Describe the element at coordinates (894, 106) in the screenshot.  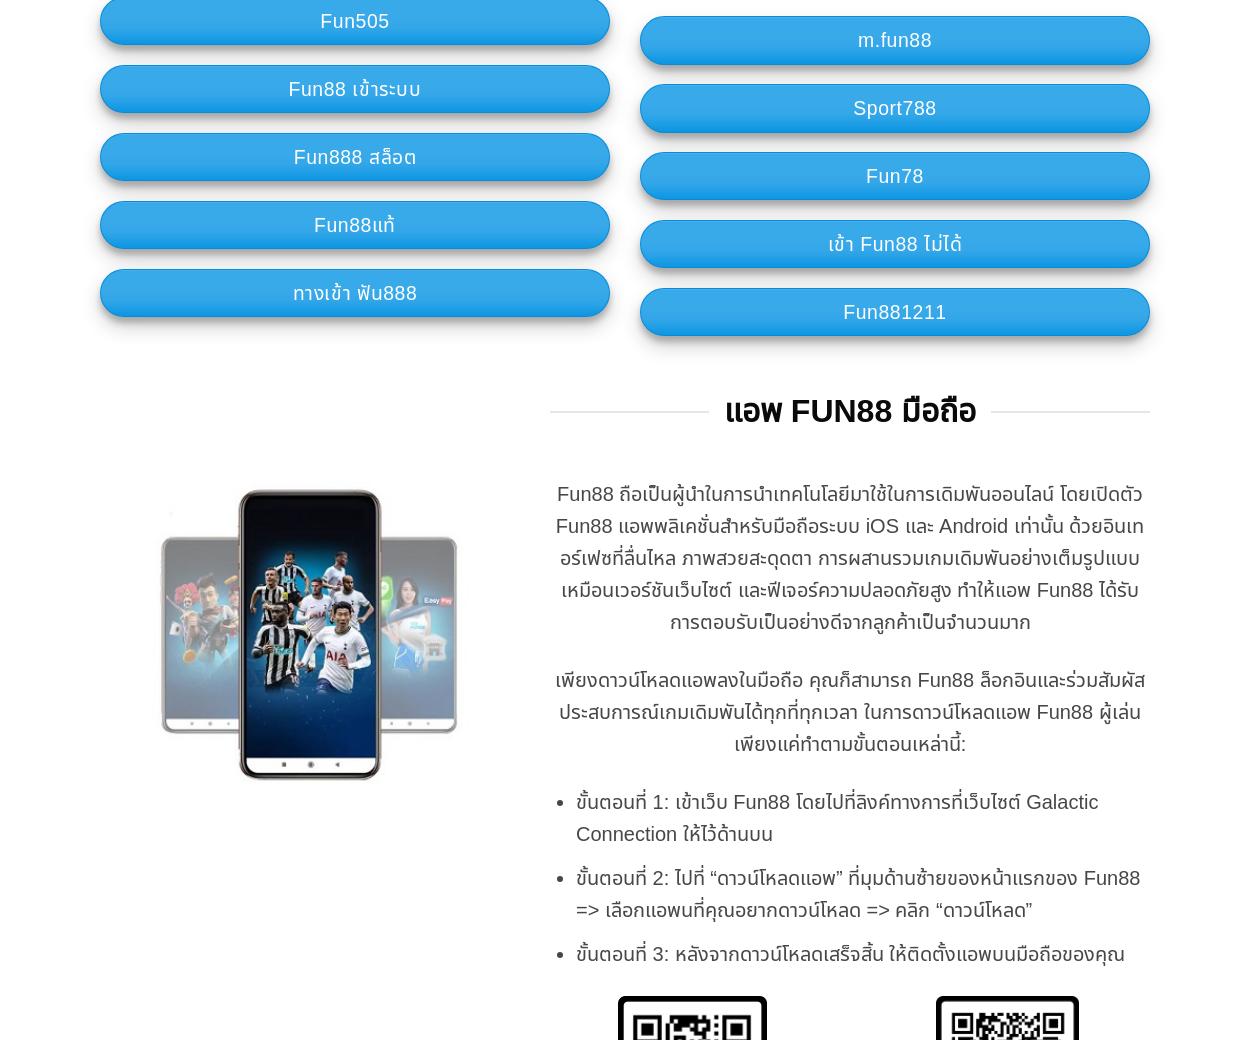
I see `'Sport788'` at that location.